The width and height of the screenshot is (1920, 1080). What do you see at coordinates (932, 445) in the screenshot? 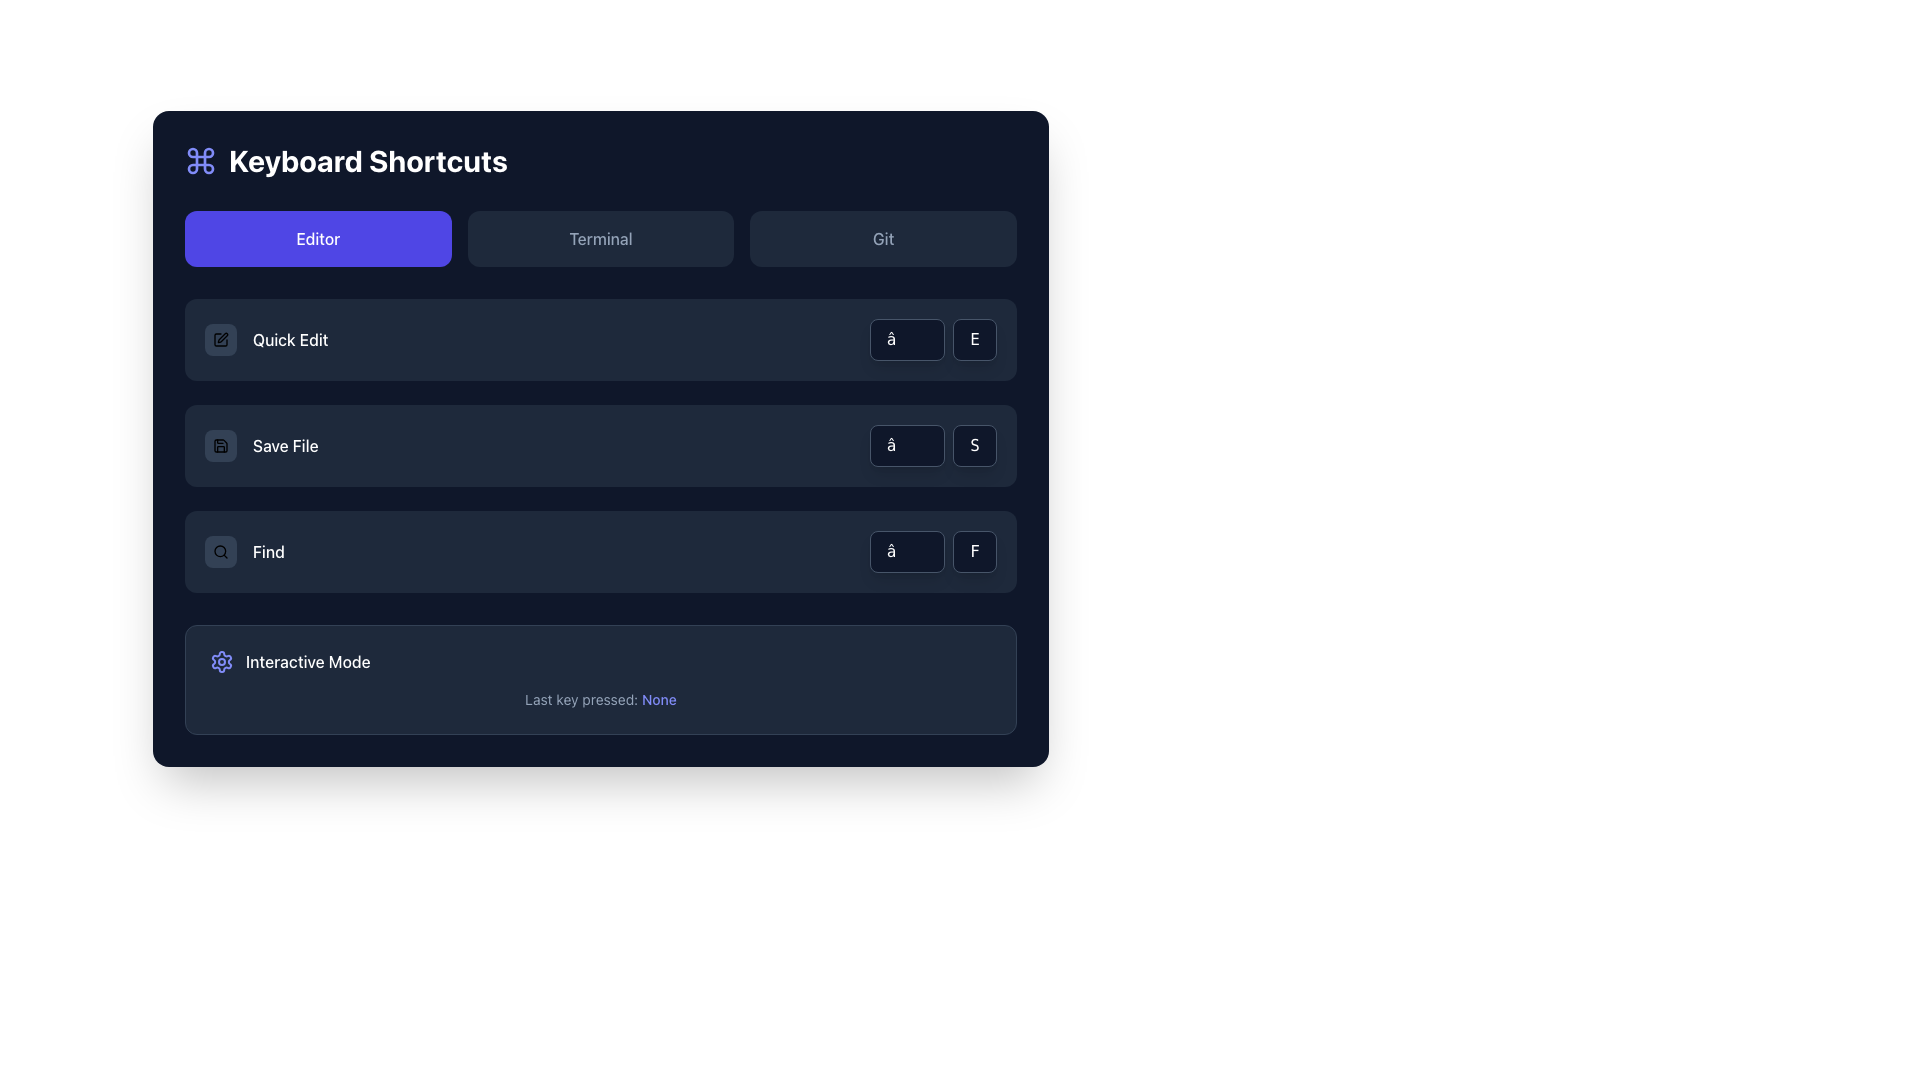
I see `the Key combination display consisting of two adjacent rectangular buttons, one with the symbol '⌘' and the other with the letter 'S', located to the right of the 'Save File' label in the 'Keyboard Shortcuts' interface` at bounding box center [932, 445].